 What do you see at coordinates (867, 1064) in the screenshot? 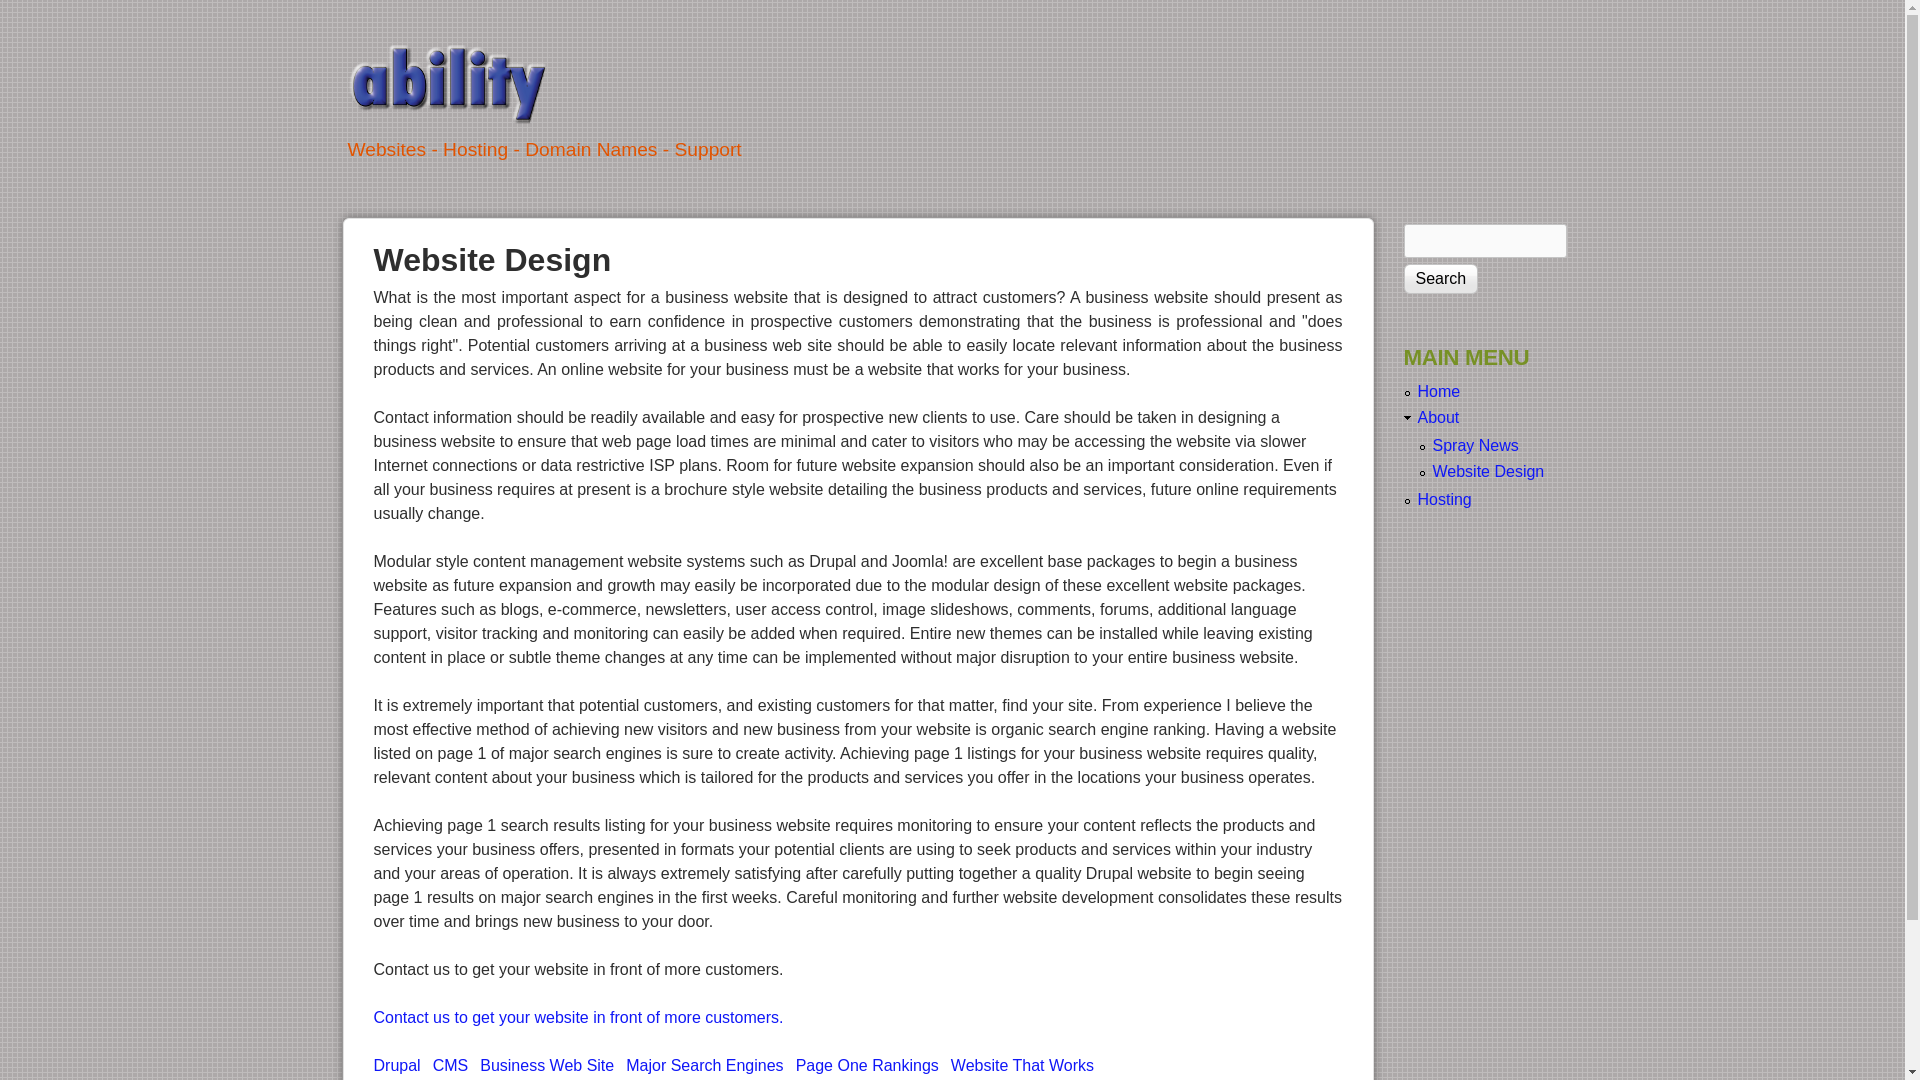
I see `'Page One Rankings'` at bounding box center [867, 1064].